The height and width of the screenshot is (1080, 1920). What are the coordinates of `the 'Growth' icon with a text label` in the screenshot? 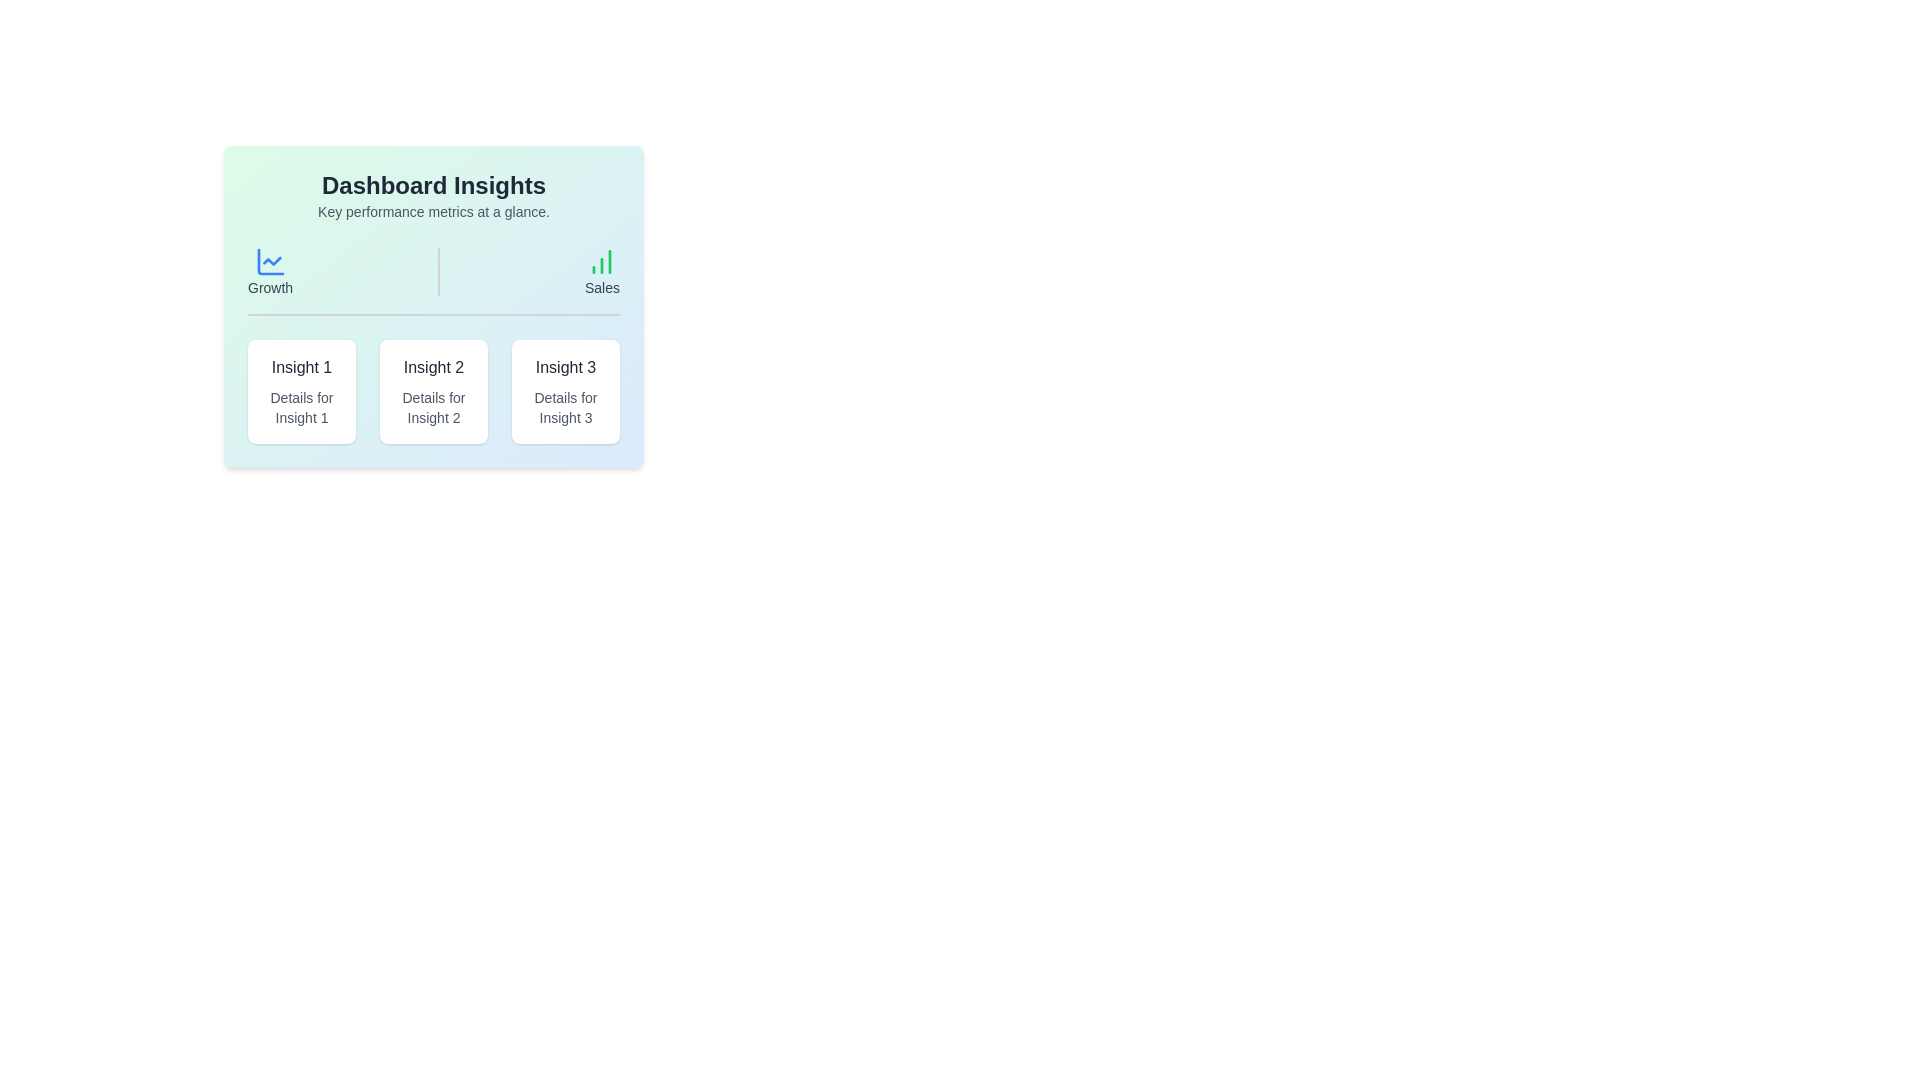 It's located at (269, 272).